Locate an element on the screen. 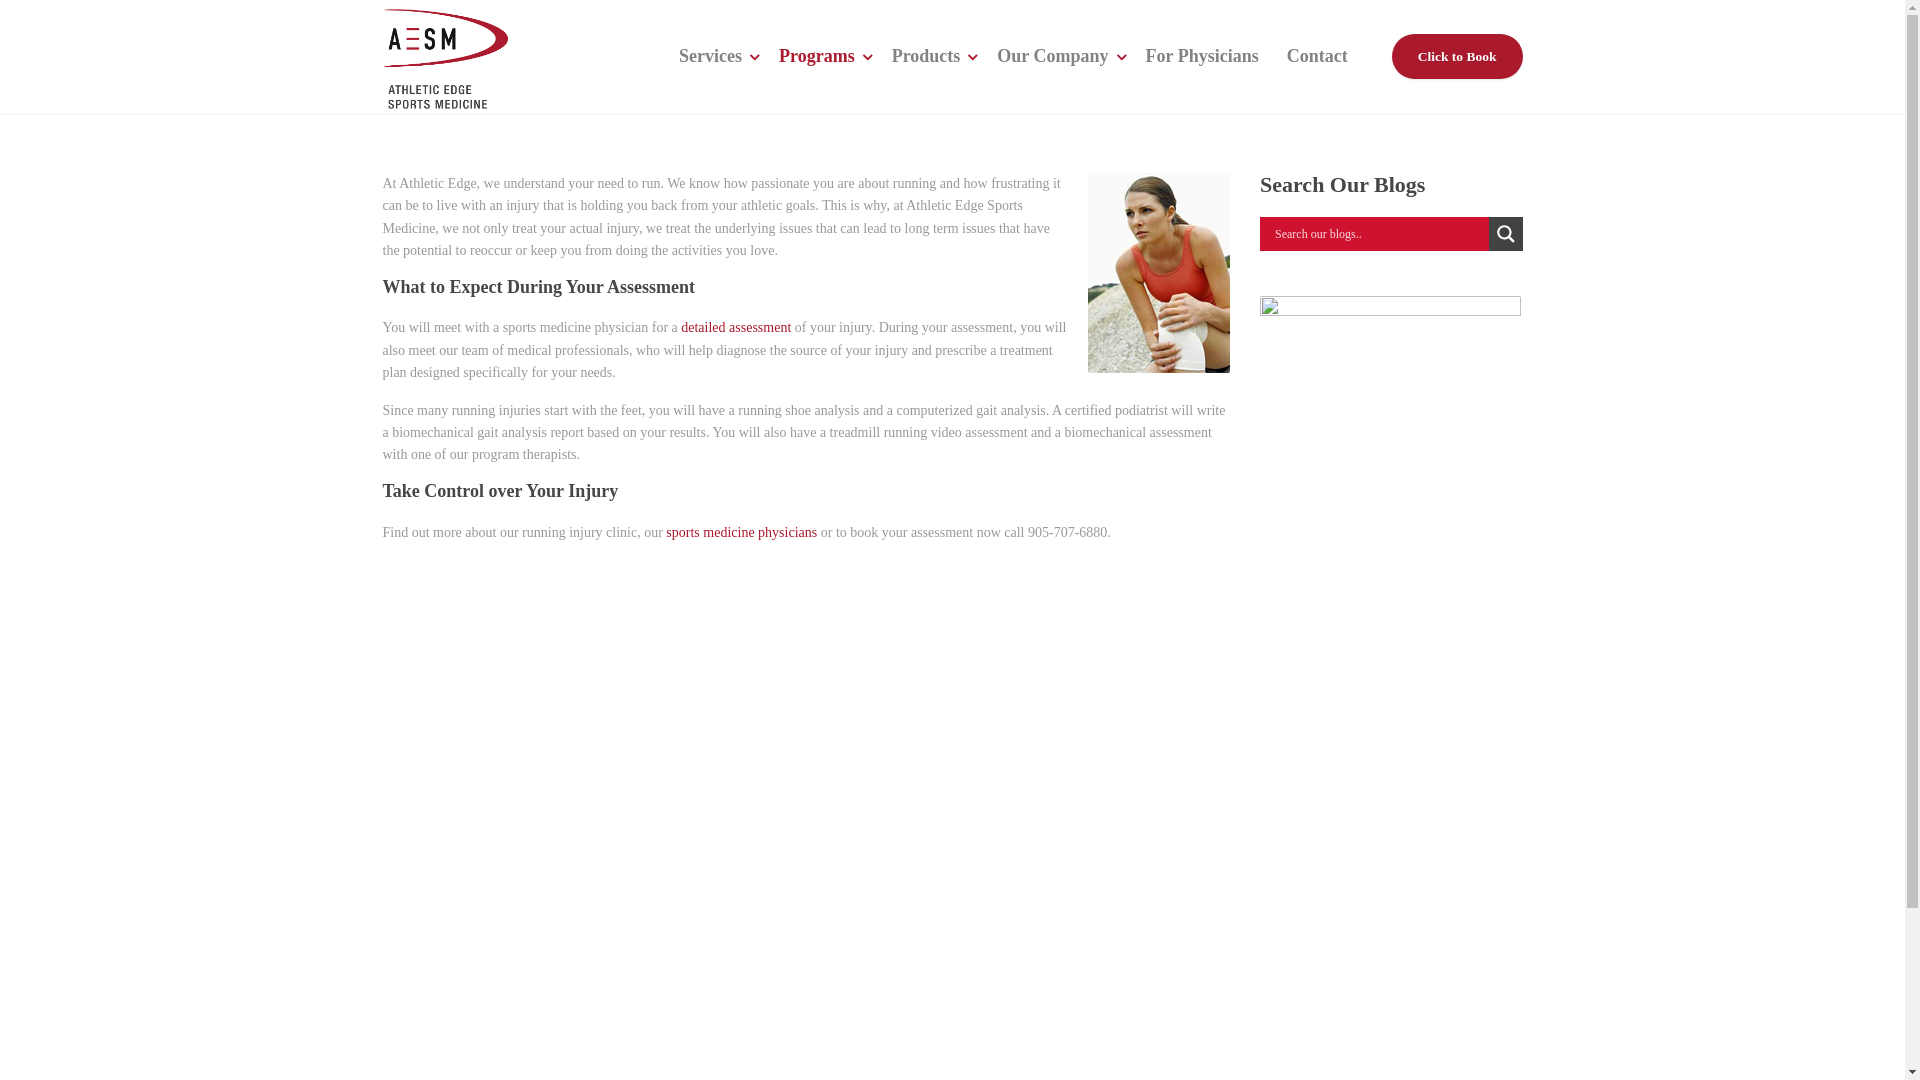 Image resolution: width=1920 pixels, height=1080 pixels. 'detailed assessment' is located at coordinates (734, 326).